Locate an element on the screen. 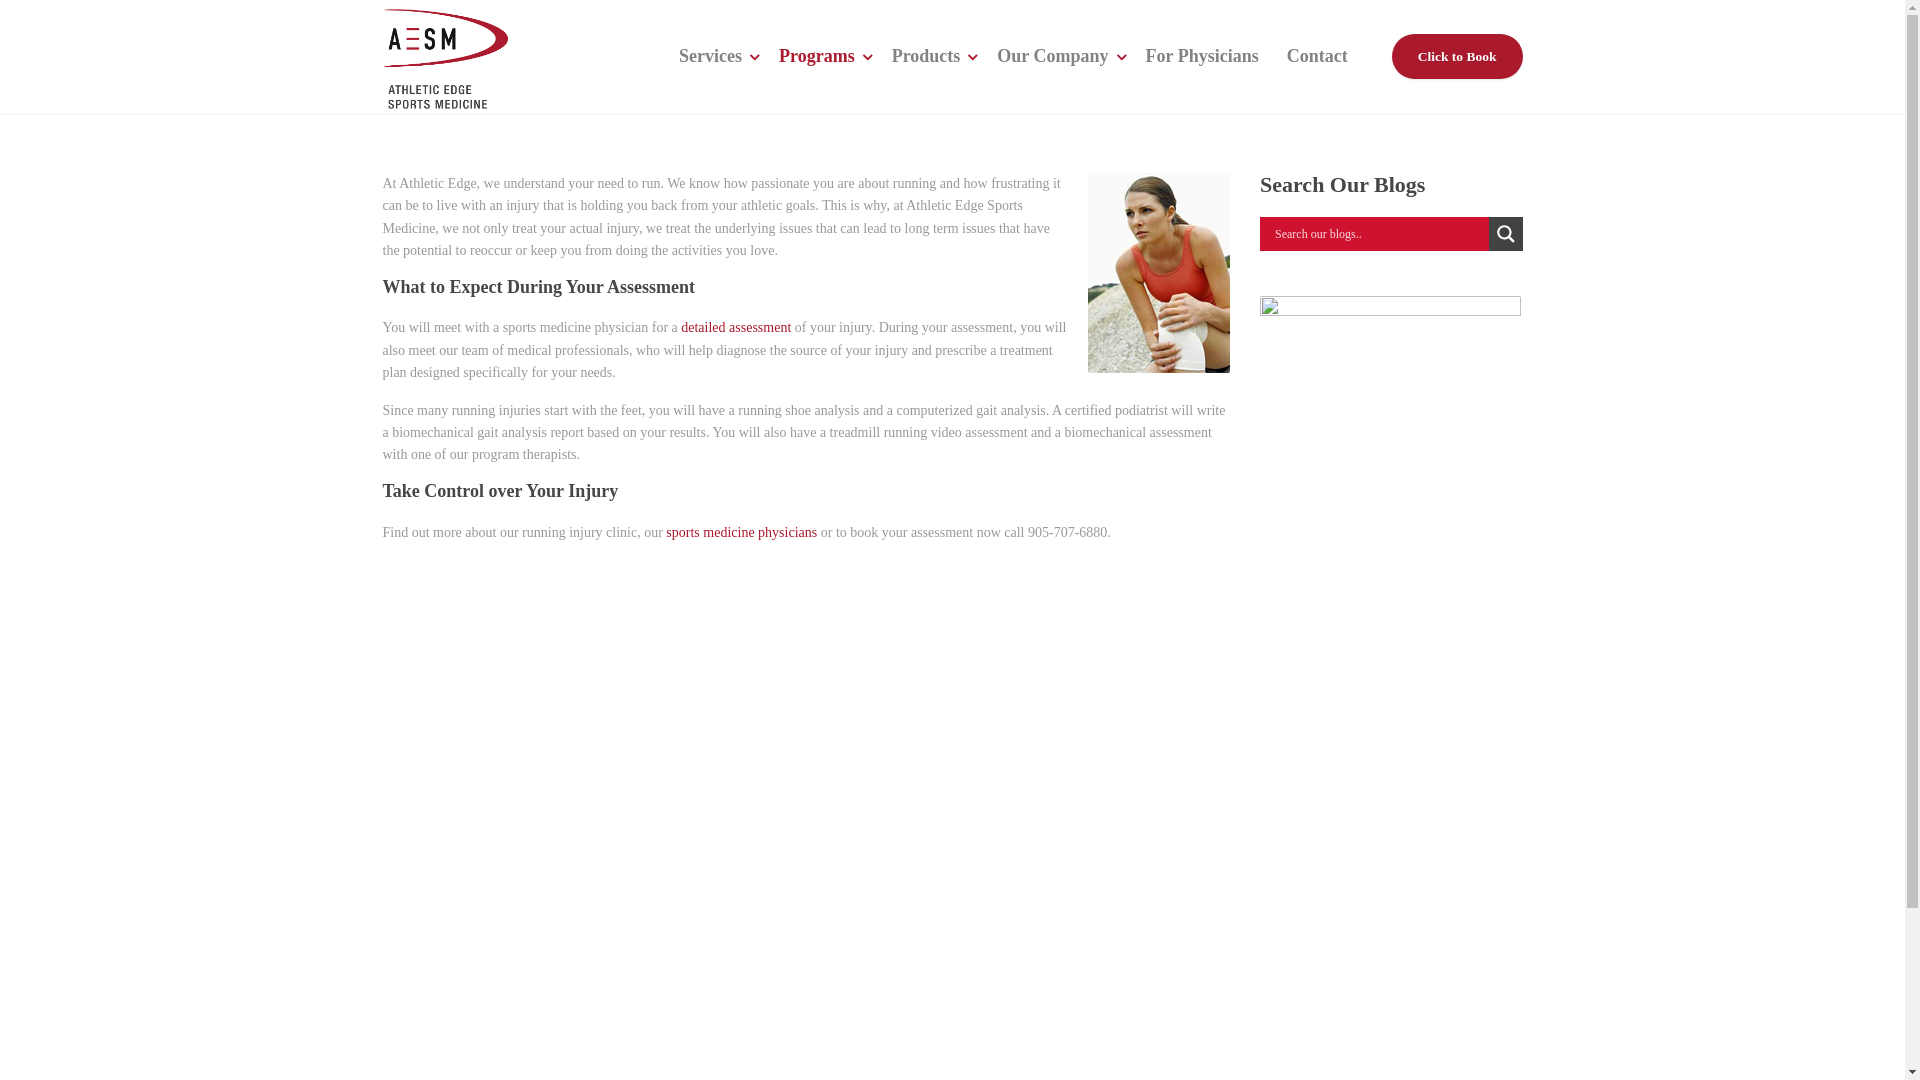 Image resolution: width=1920 pixels, height=1080 pixels. 'detailed assessment' is located at coordinates (734, 326).